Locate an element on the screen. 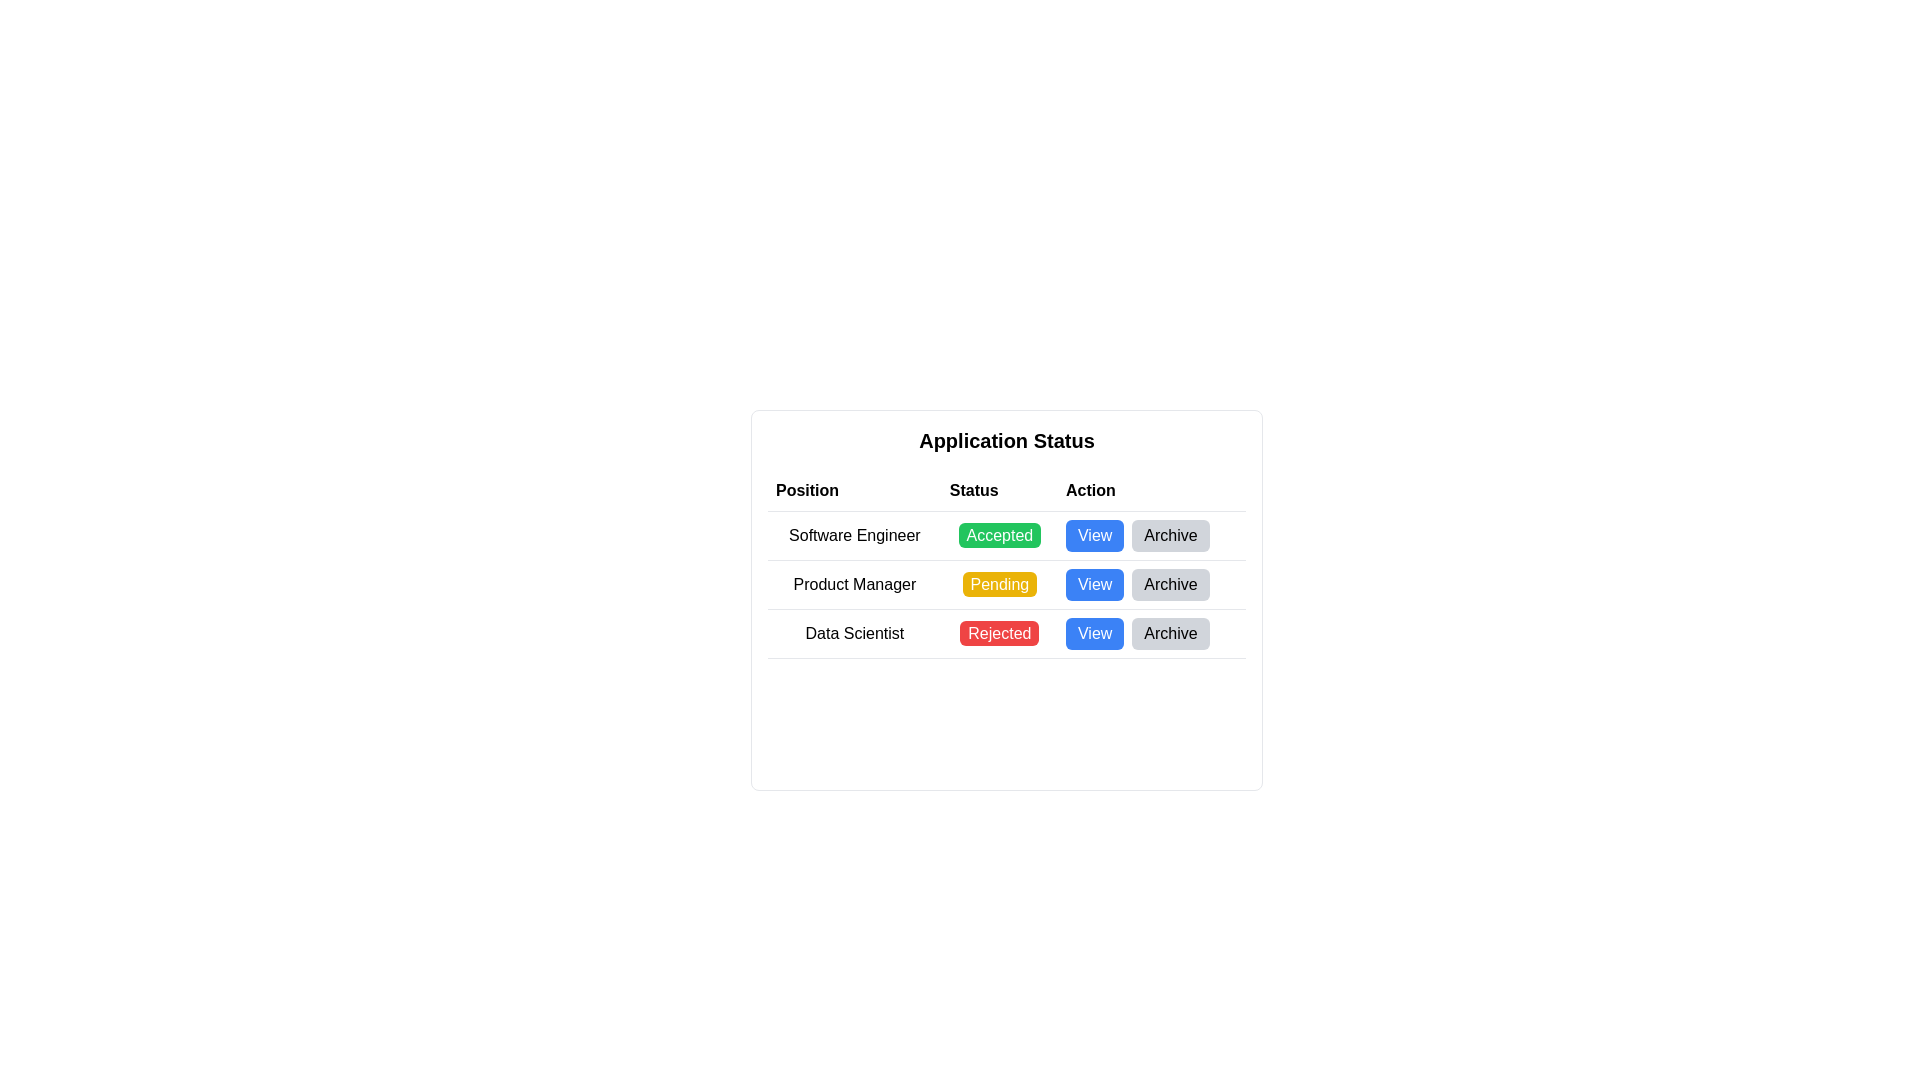  the 'Archive' button, which is a rectangular button with a gray background and black text, located in the second row of the 'Action' column next to the 'View' button is located at coordinates (1171, 585).